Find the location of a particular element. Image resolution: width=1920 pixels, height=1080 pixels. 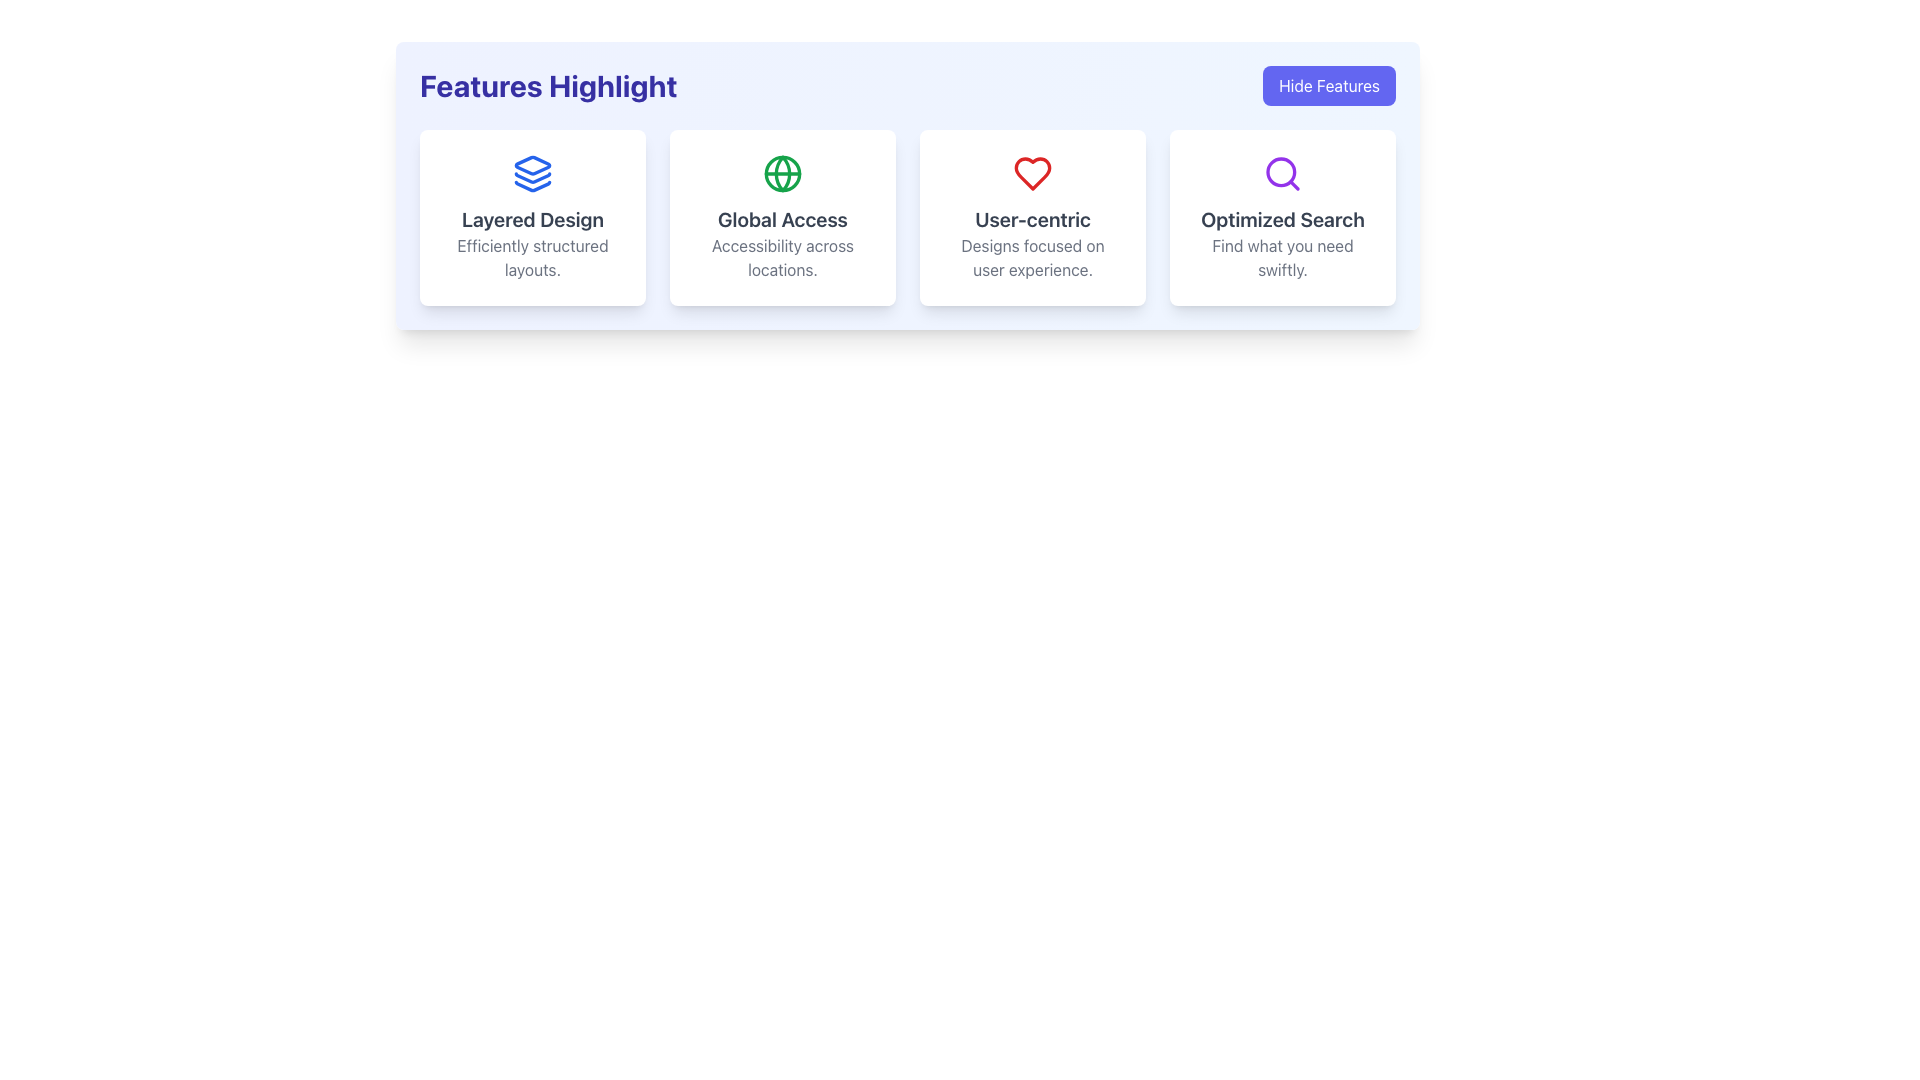

the search icon located in the top section of the 'Optimized Search' card, which is the last card in the feature cards row is located at coordinates (1282, 172).